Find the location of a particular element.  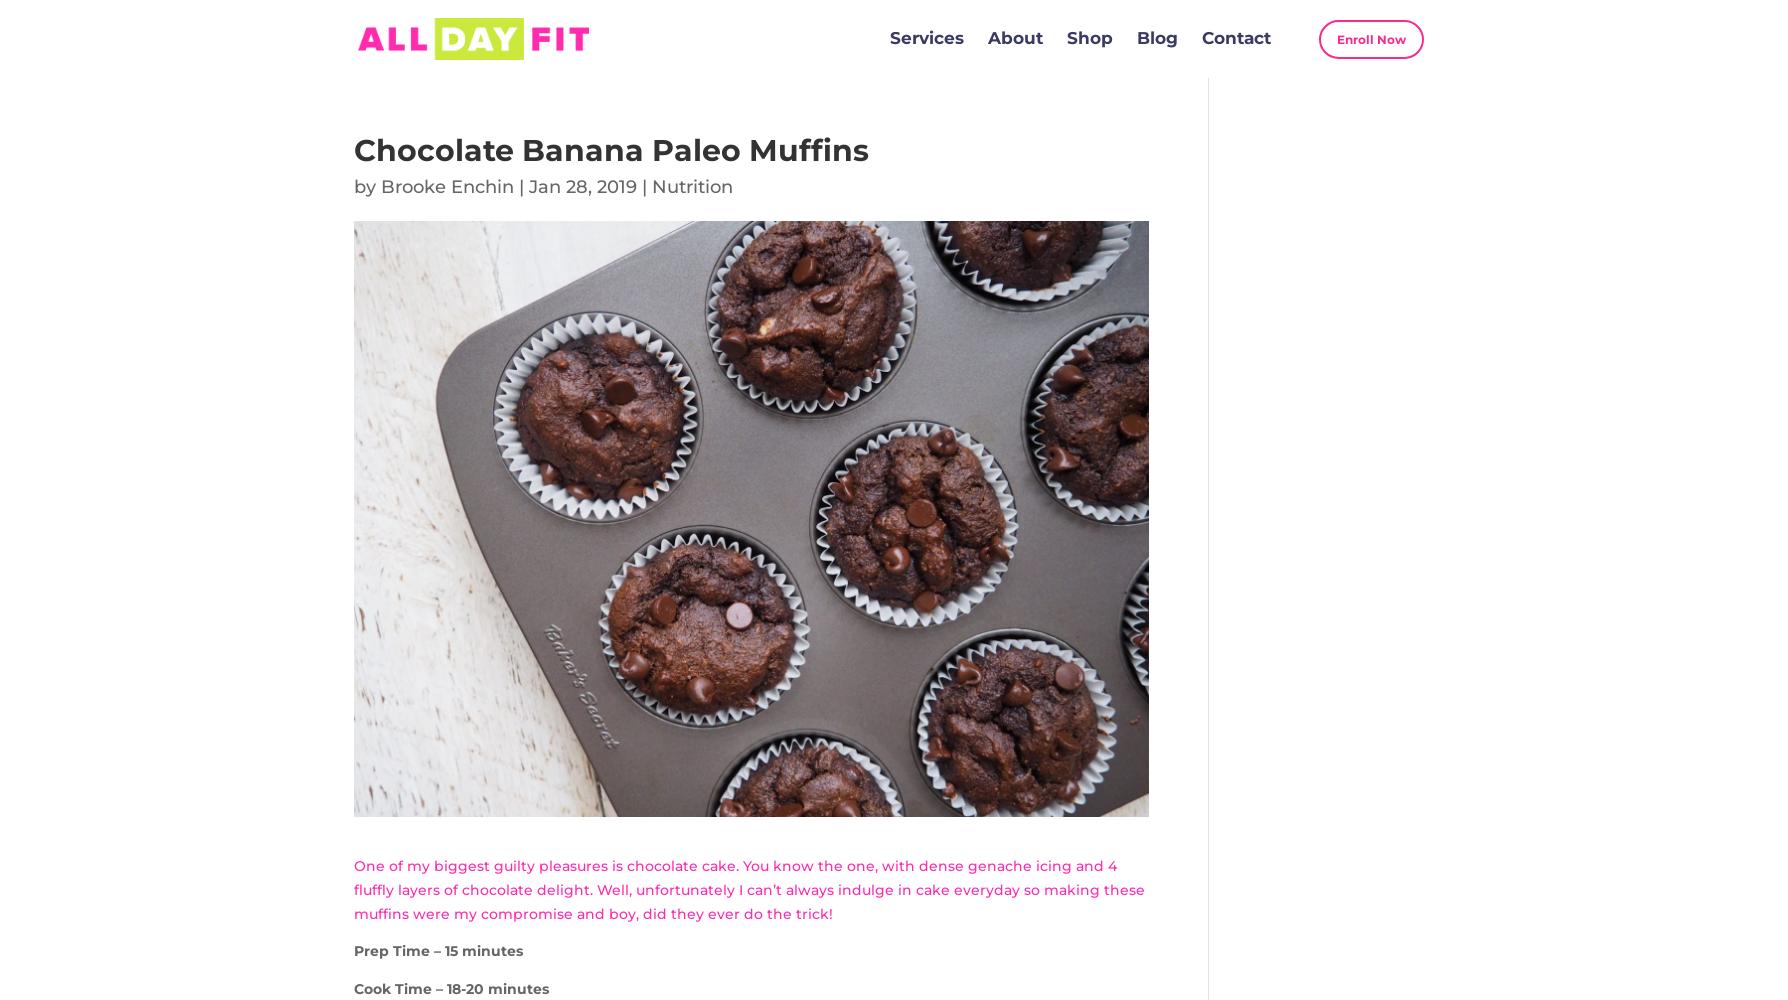

'Shop' is located at coordinates (1067, 38).